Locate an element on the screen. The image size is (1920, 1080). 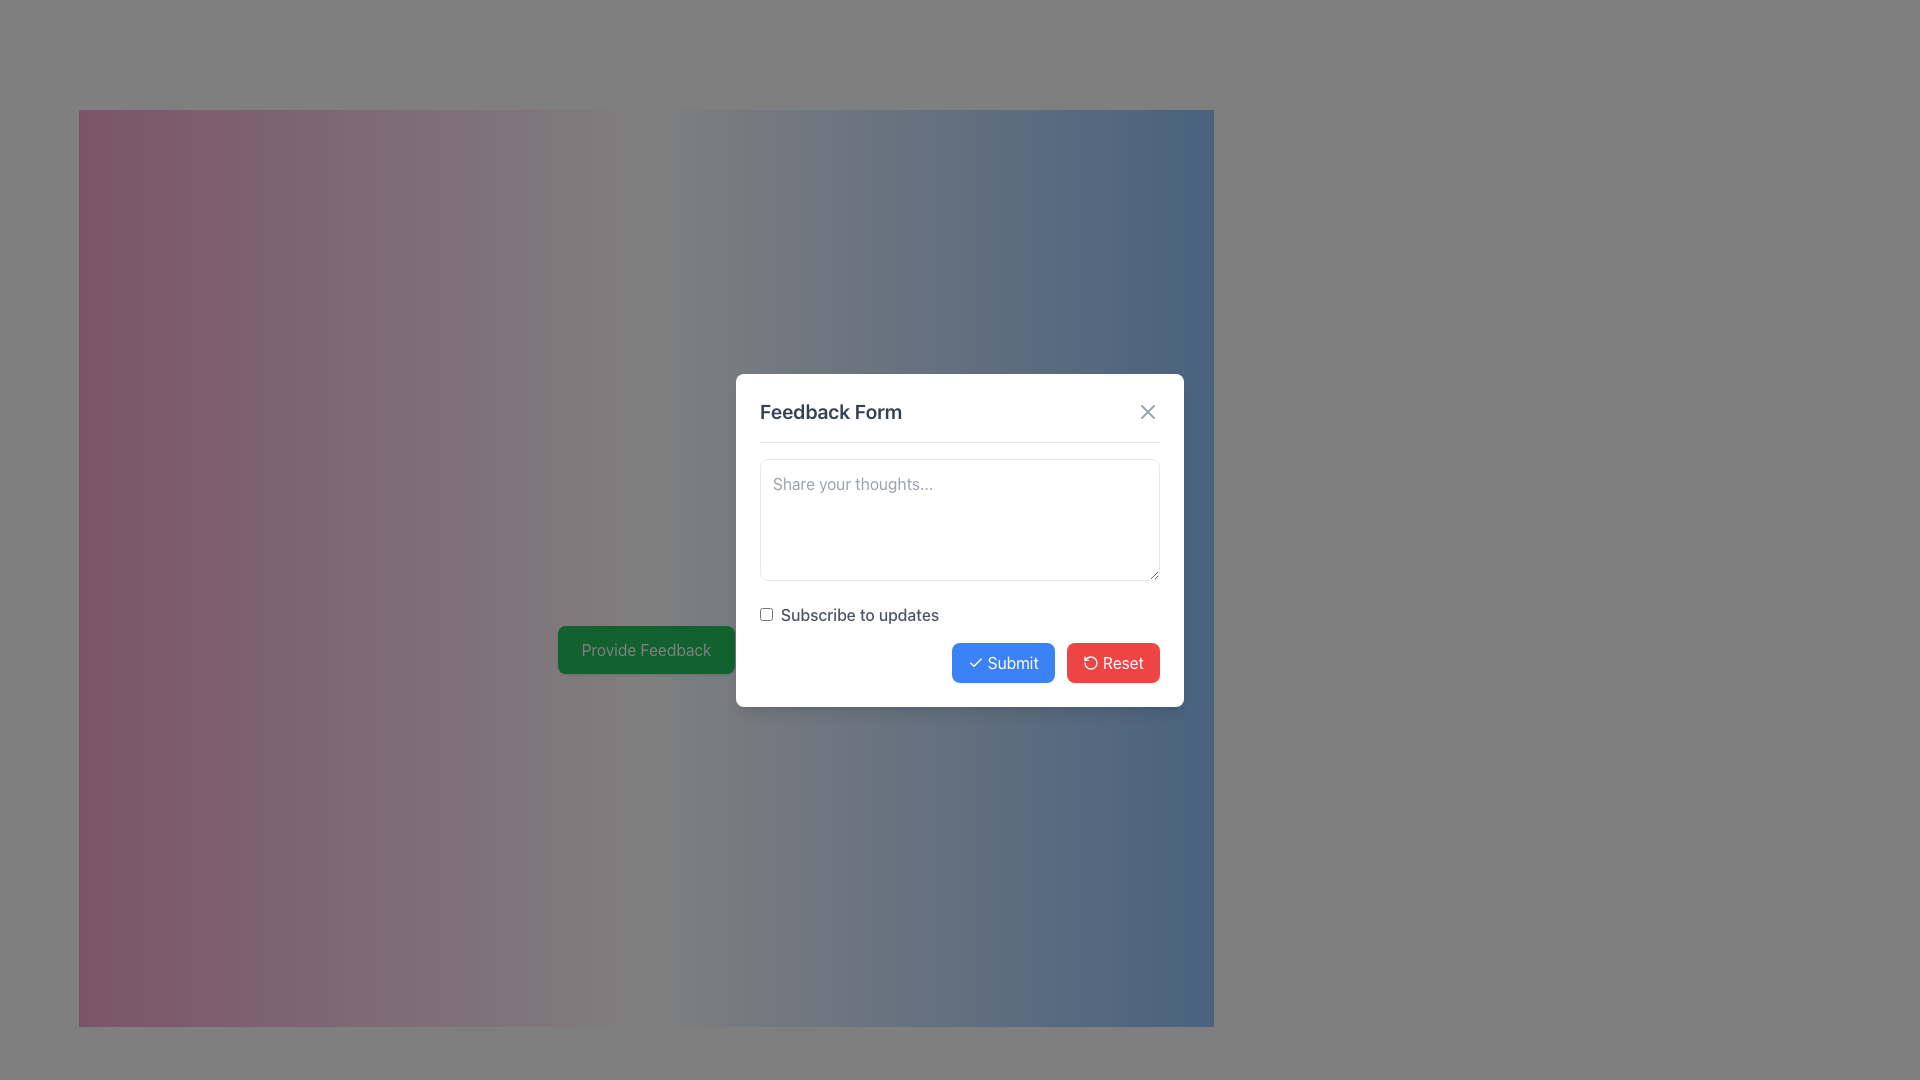
the checkbox labeled 'Subscribe to updates' in the Feedback Form, which is positioned above the Submit and Reset buttons is located at coordinates (960, 613).